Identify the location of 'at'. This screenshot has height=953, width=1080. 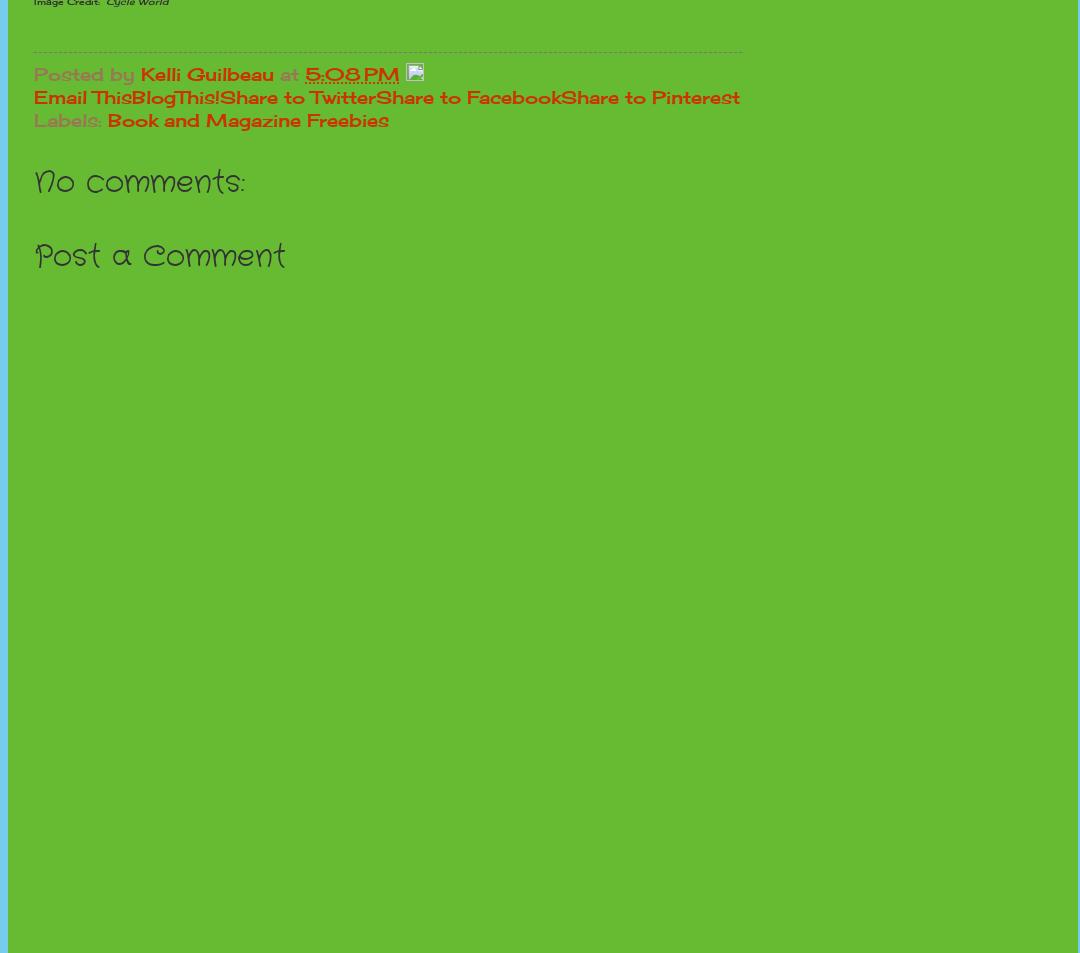
(280, 72).